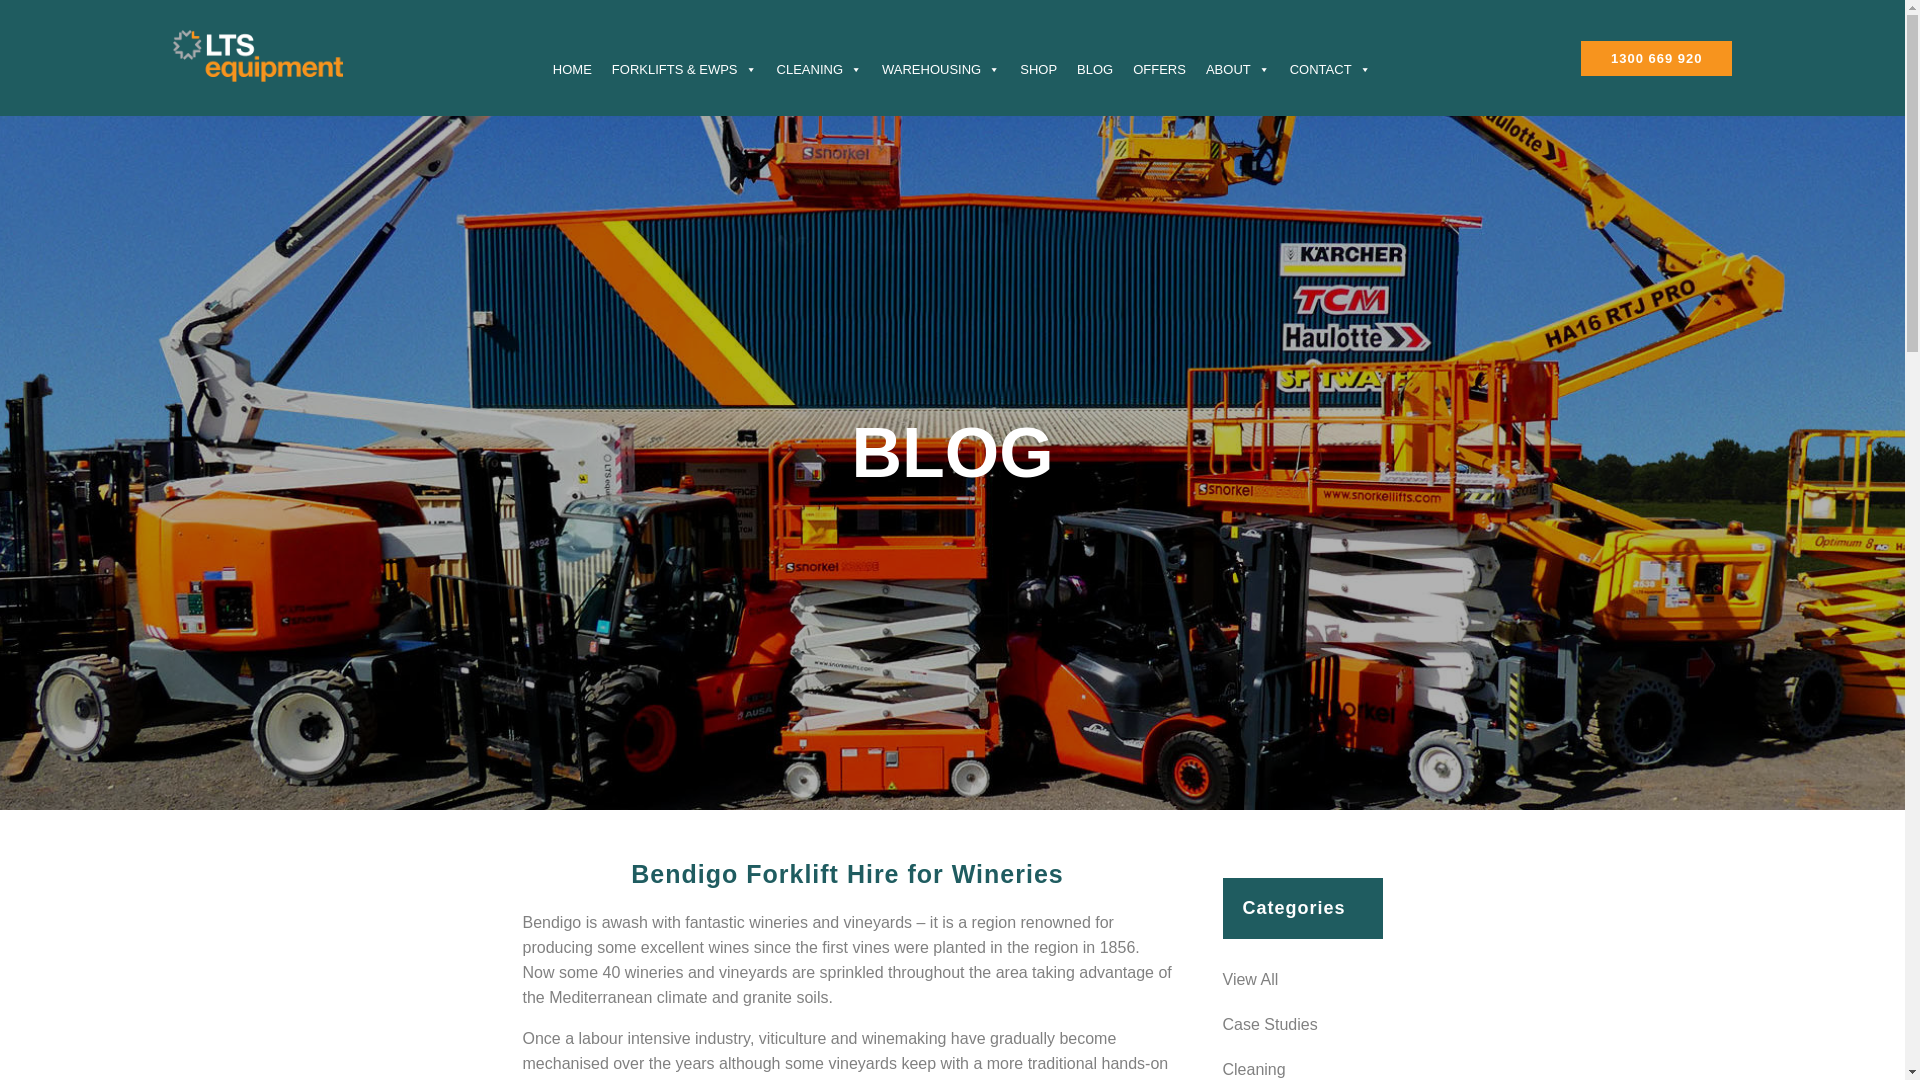  Describe the element at coordinates (1038, 68) in the screenshot. I see `'SHOP'` at that location.